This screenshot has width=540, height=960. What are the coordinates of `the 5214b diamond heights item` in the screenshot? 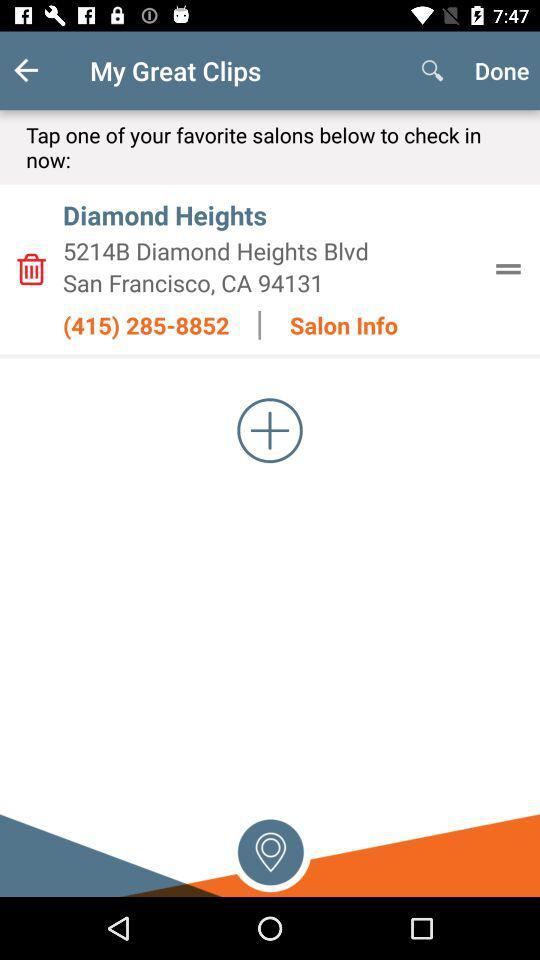 It's located at (270, 250).